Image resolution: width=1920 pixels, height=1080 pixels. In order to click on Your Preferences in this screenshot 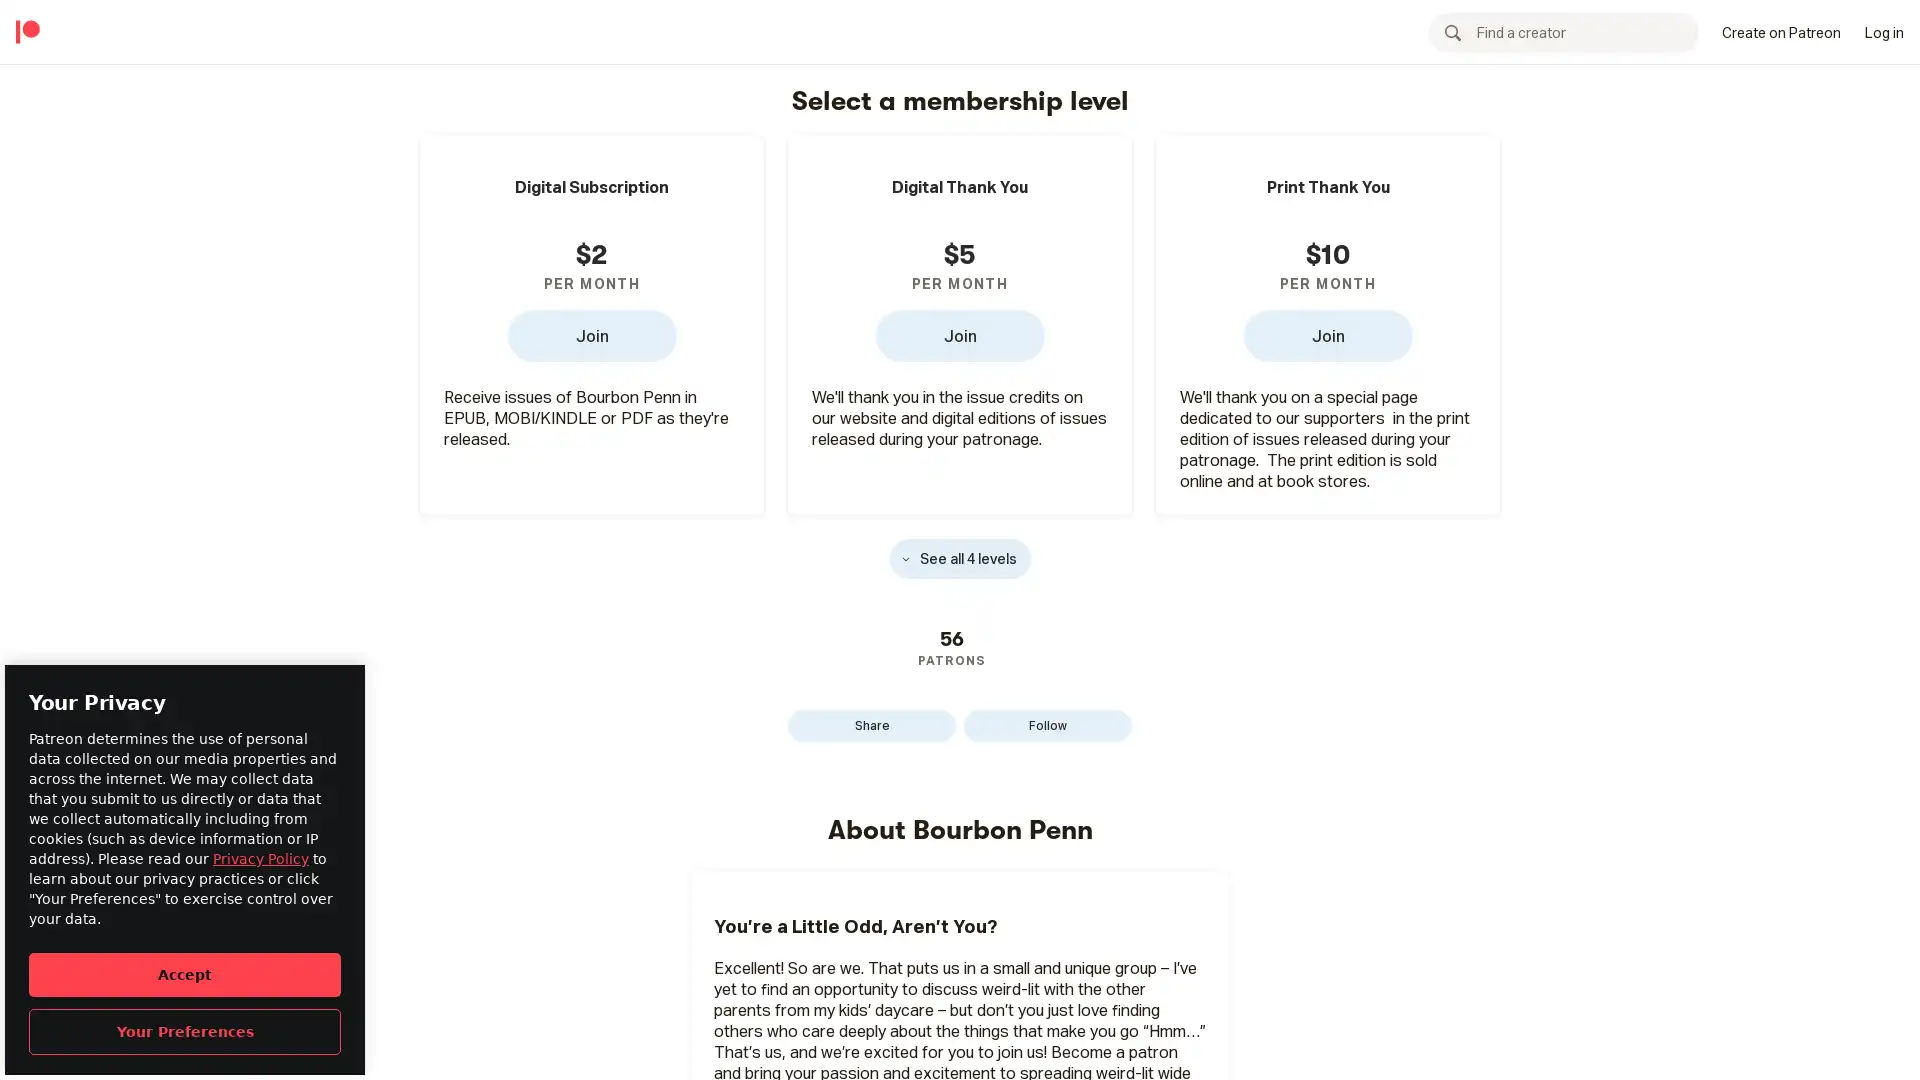, I will do `click(185, 1031)`.